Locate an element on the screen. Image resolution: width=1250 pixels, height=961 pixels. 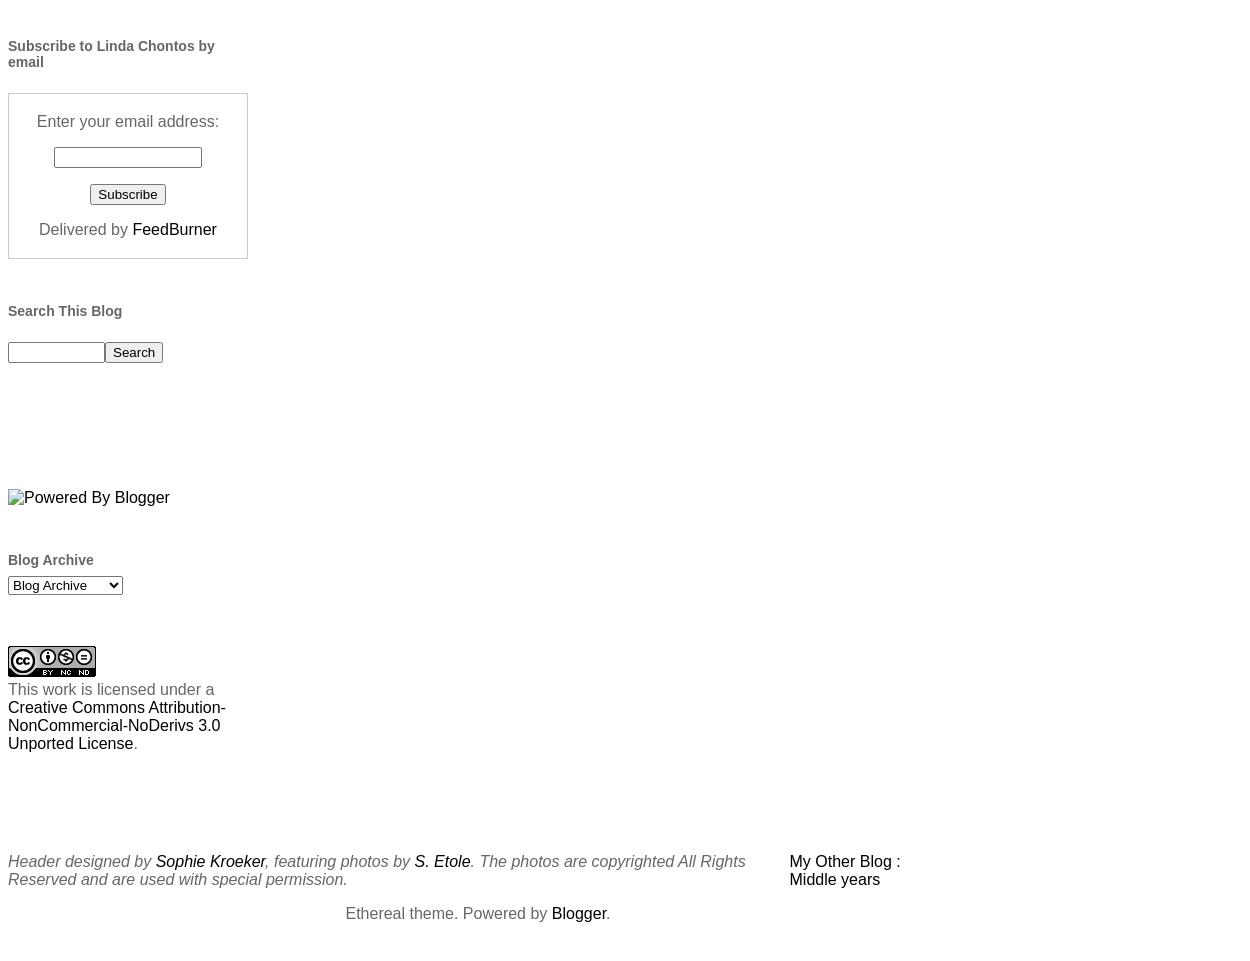
'FeedBurner' is located at coordinates (174, 228).